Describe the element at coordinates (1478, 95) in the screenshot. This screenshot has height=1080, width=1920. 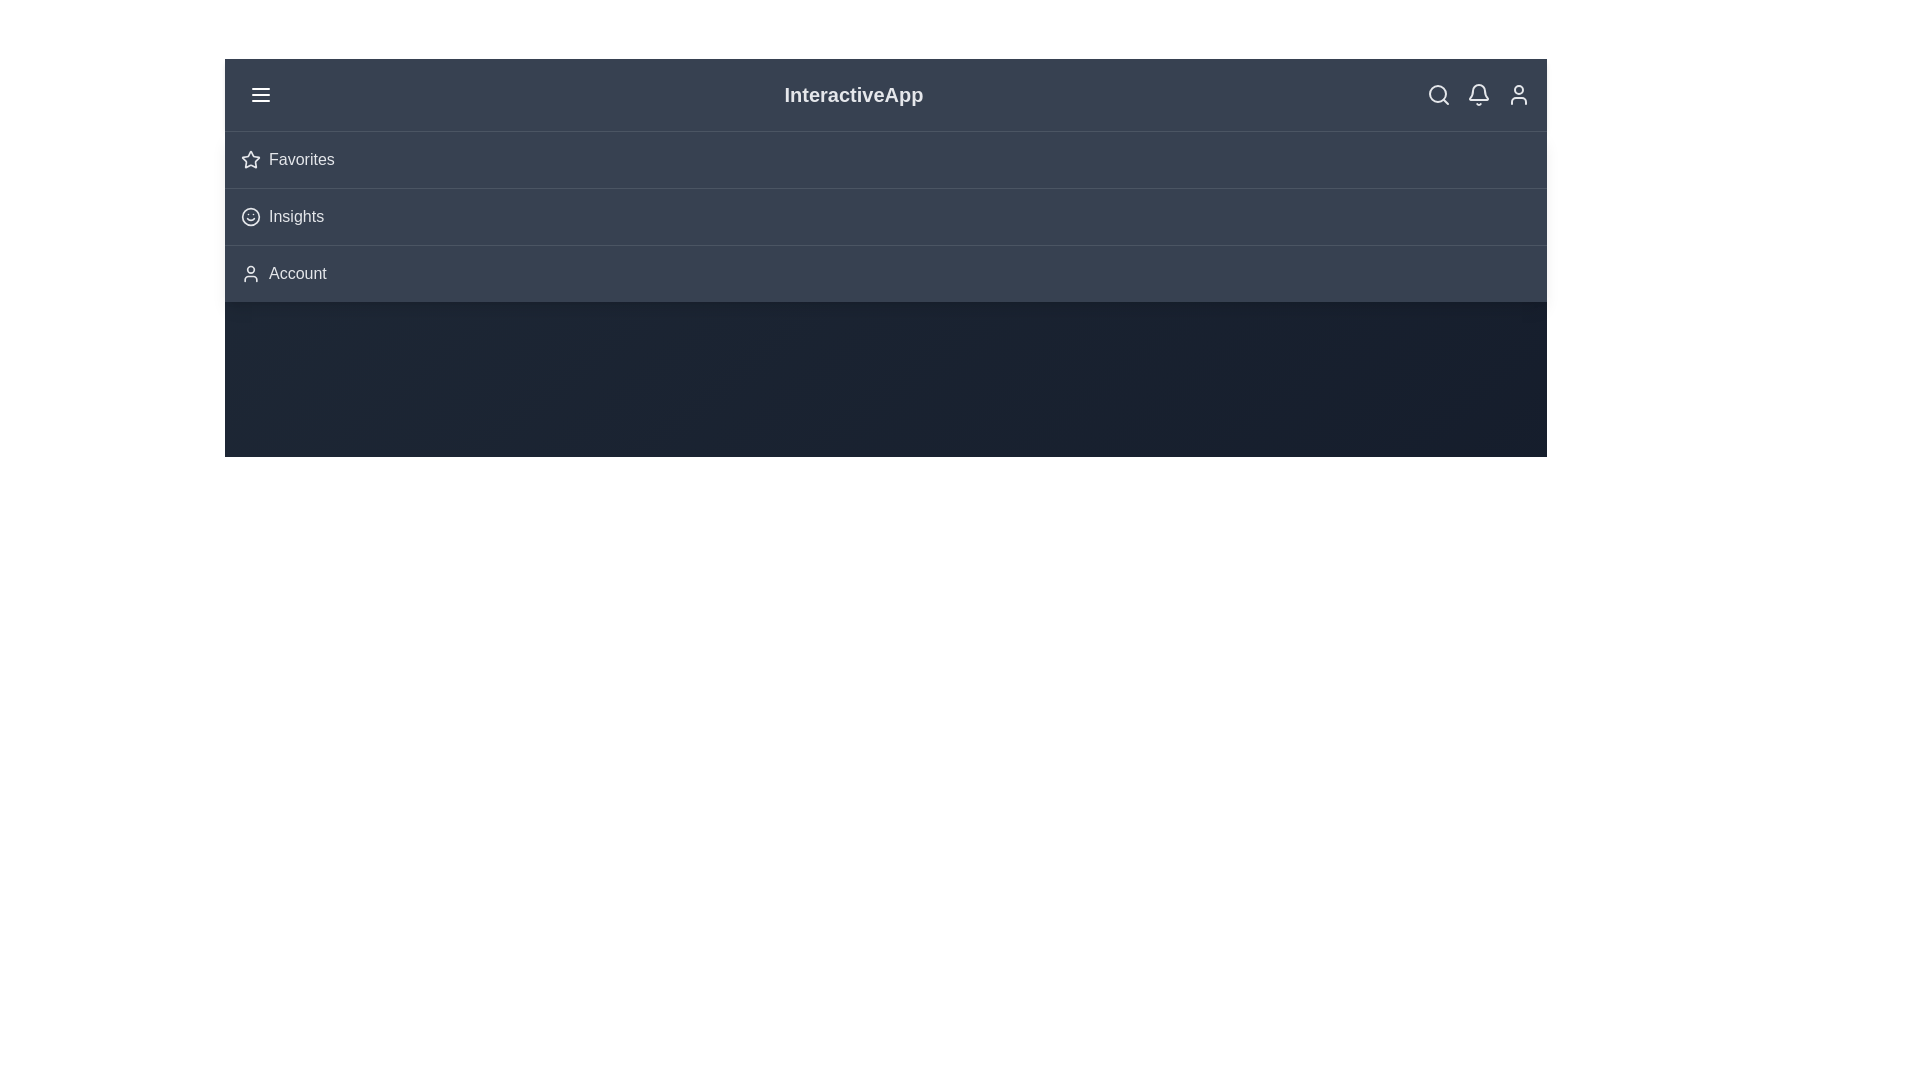
I see `the notification bell icon` at that location.